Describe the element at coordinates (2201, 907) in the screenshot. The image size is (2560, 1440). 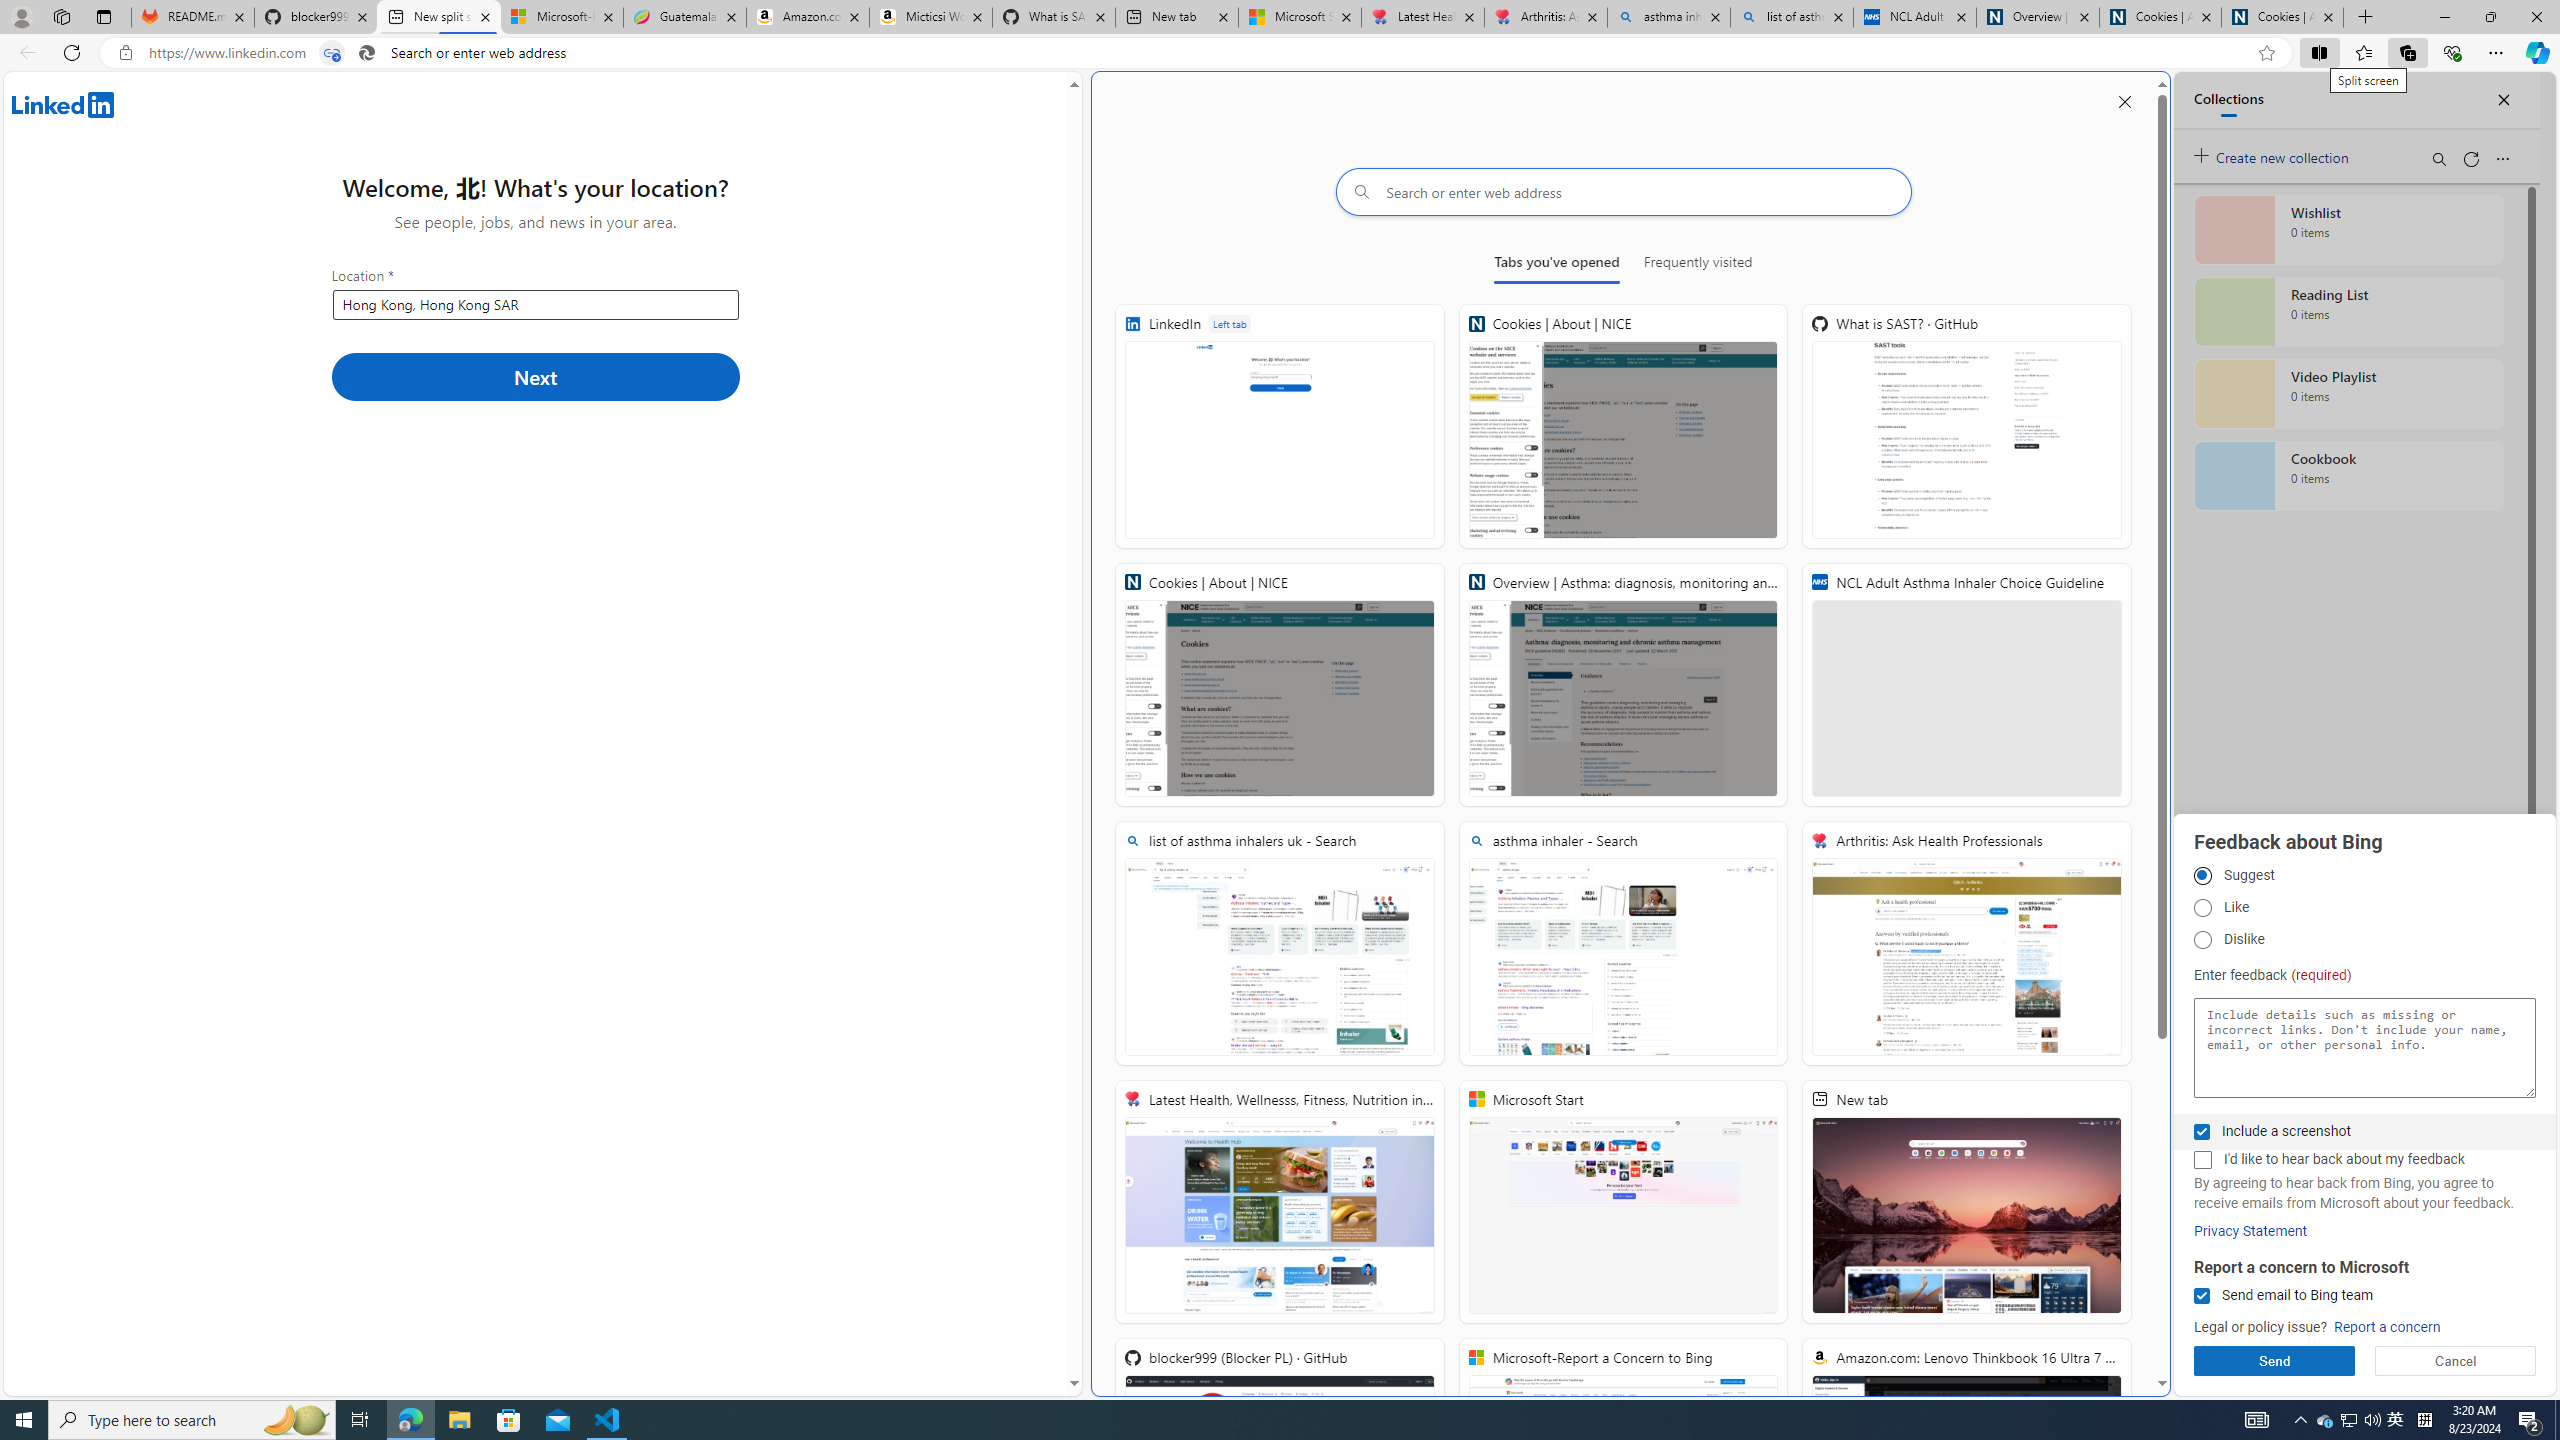
I see `'Like'` at that location.